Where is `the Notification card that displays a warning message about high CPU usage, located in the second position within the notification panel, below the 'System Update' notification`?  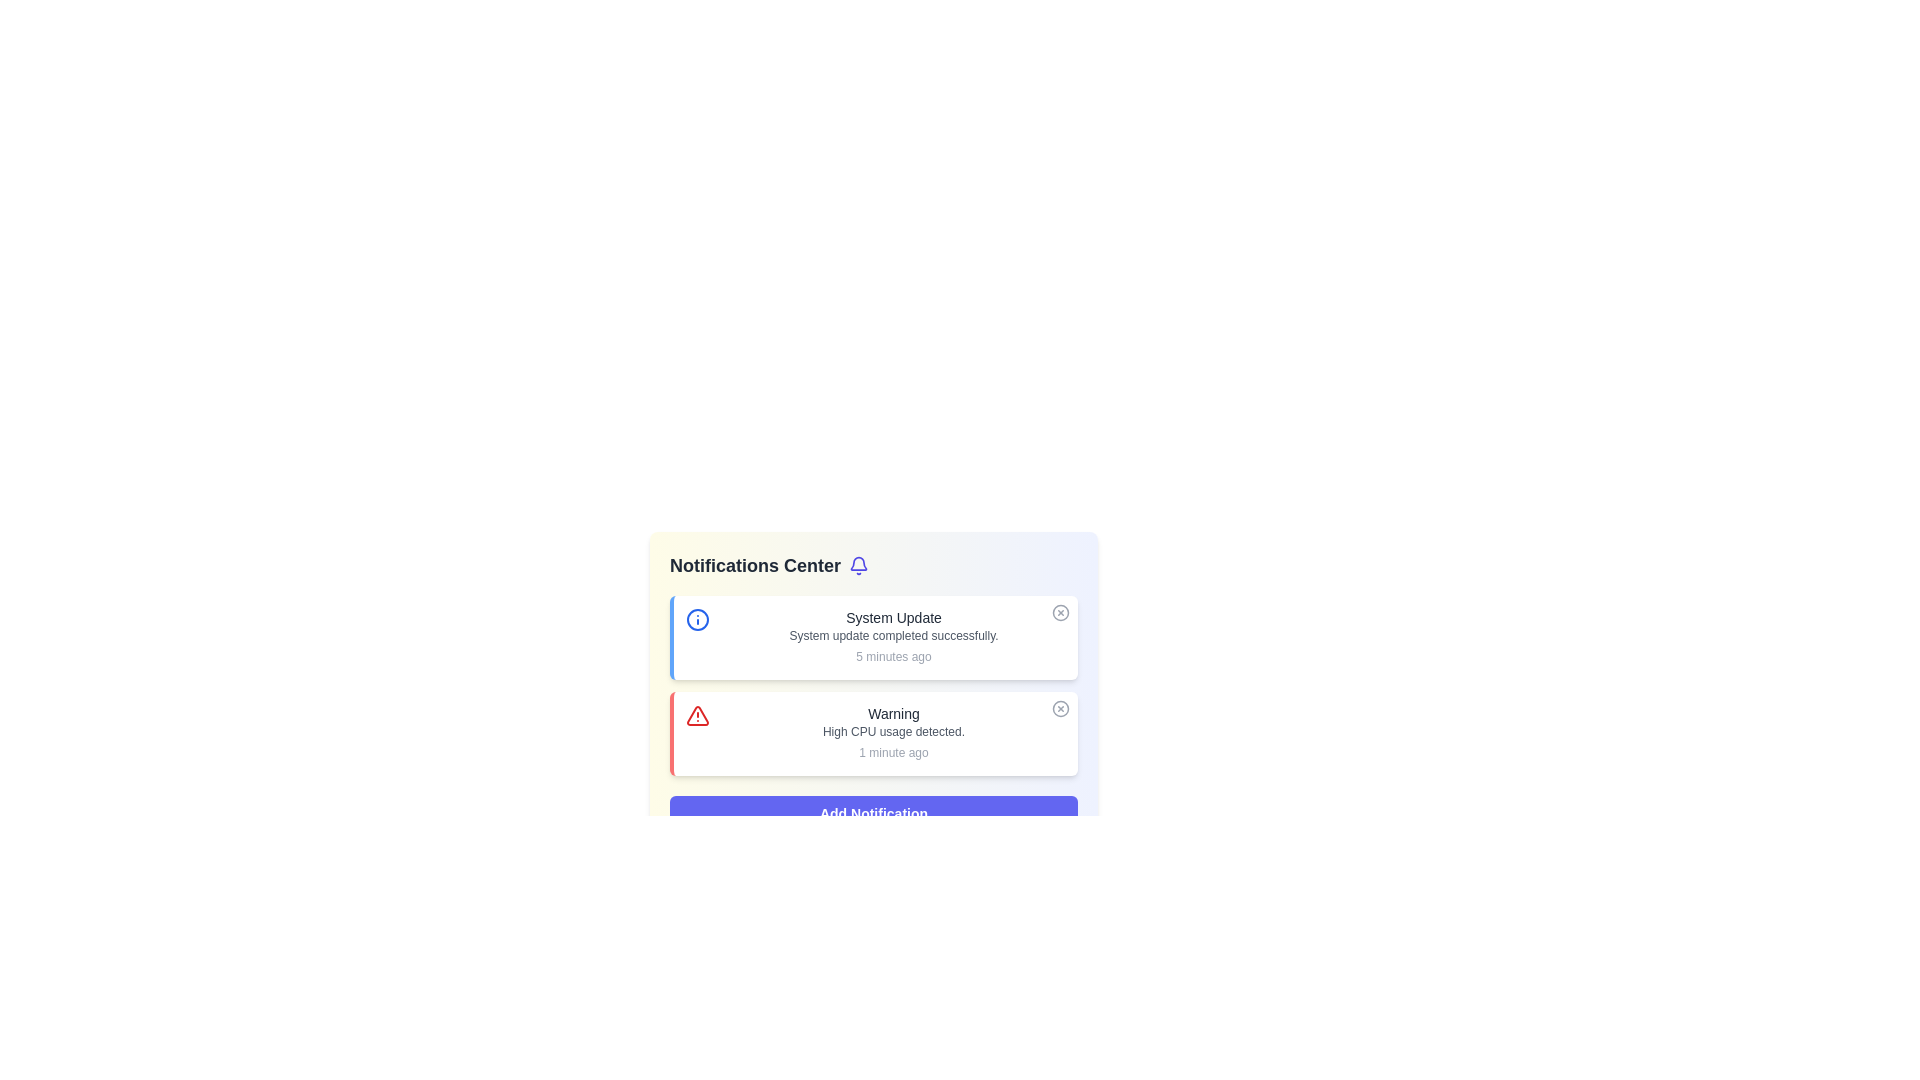 the Notification card that displays a warning message about high CPU usage, located in the second position within the notification panel, below the 'System Update' notification is located at coordinates (873, 733).